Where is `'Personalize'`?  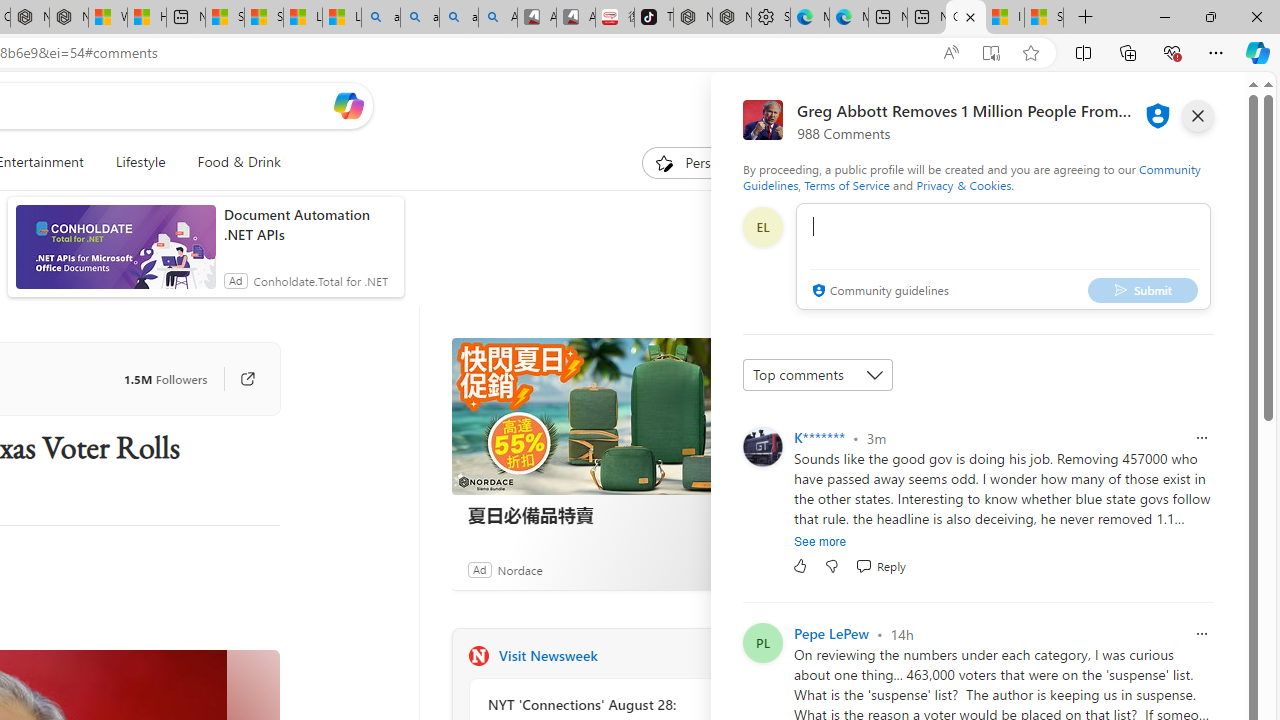 'Personalize' is located at coordinates (704, 162).